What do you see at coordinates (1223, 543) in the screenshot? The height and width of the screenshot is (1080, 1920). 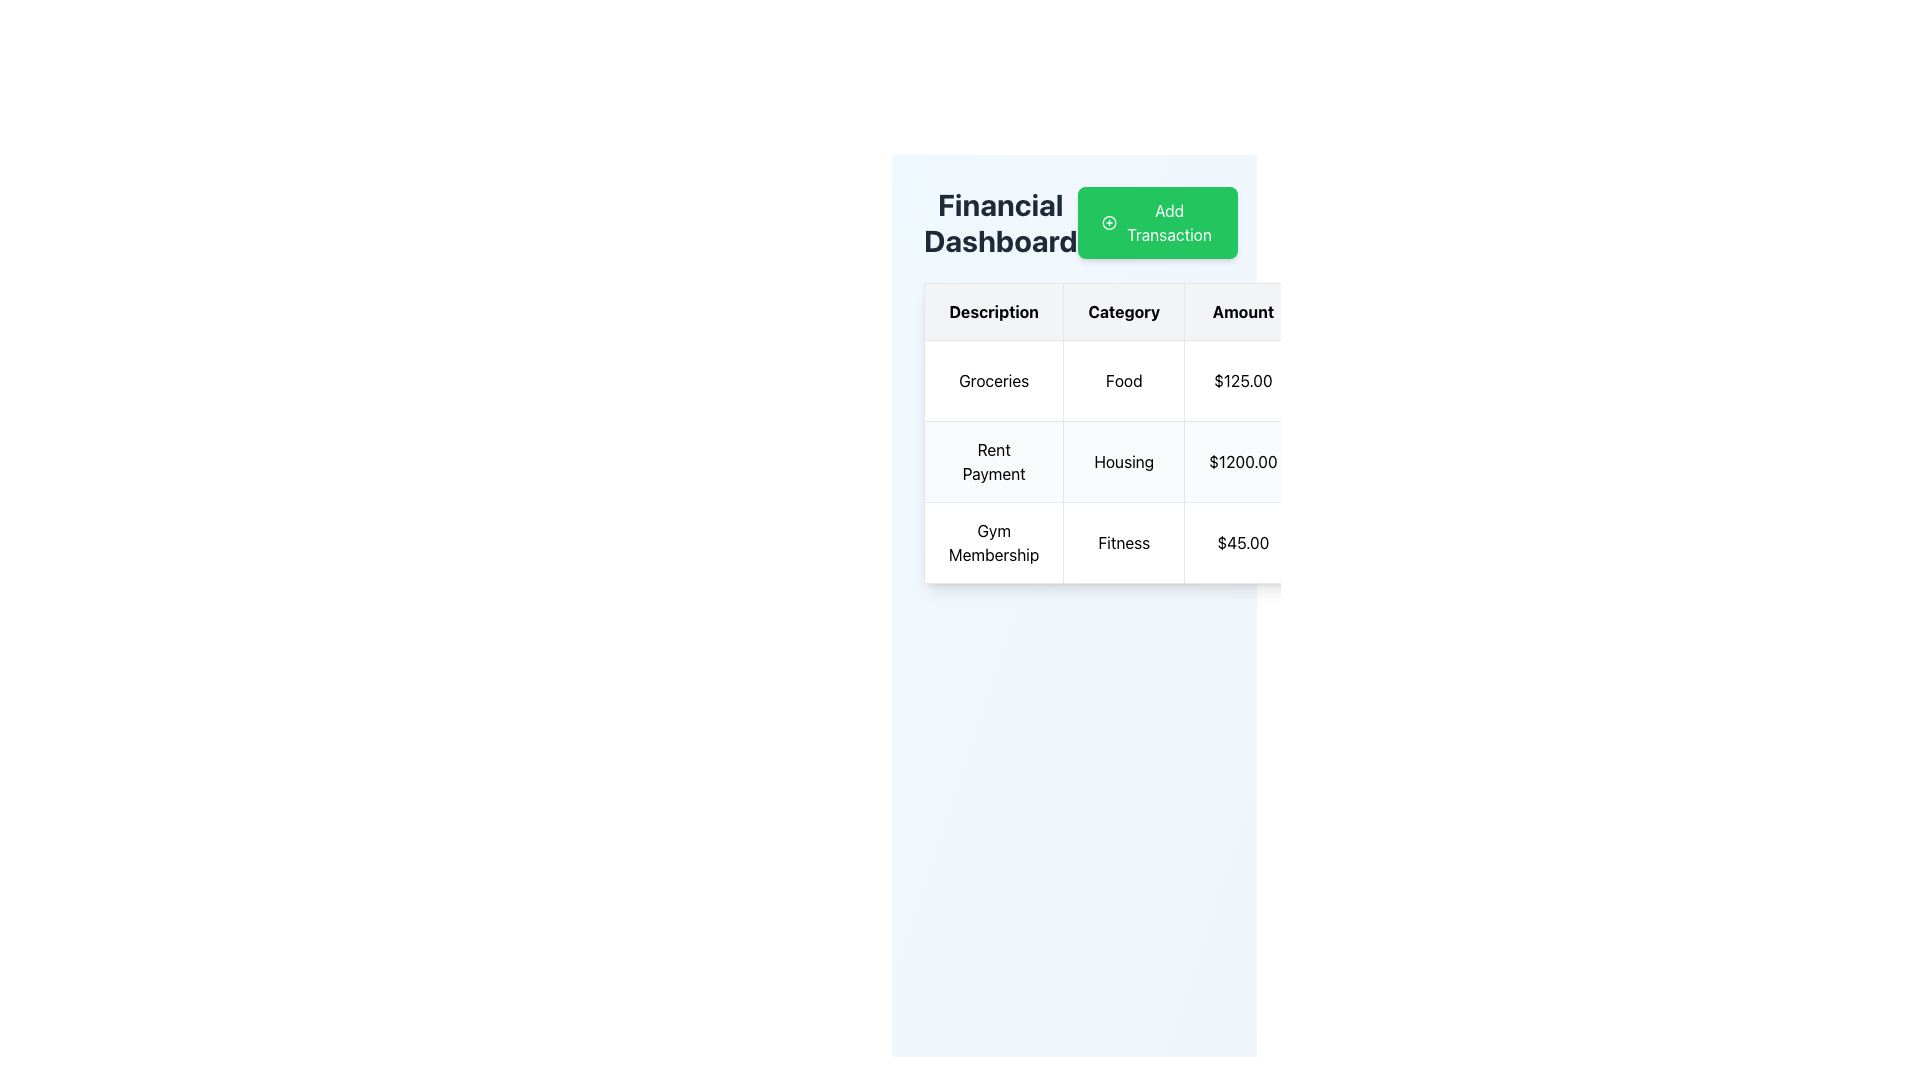 I see `the third row in the table that contains the gym membership transaction details, including 'Gym Membership', 'Fitness', and '$45.00'` at bounding box center [1223, 543].